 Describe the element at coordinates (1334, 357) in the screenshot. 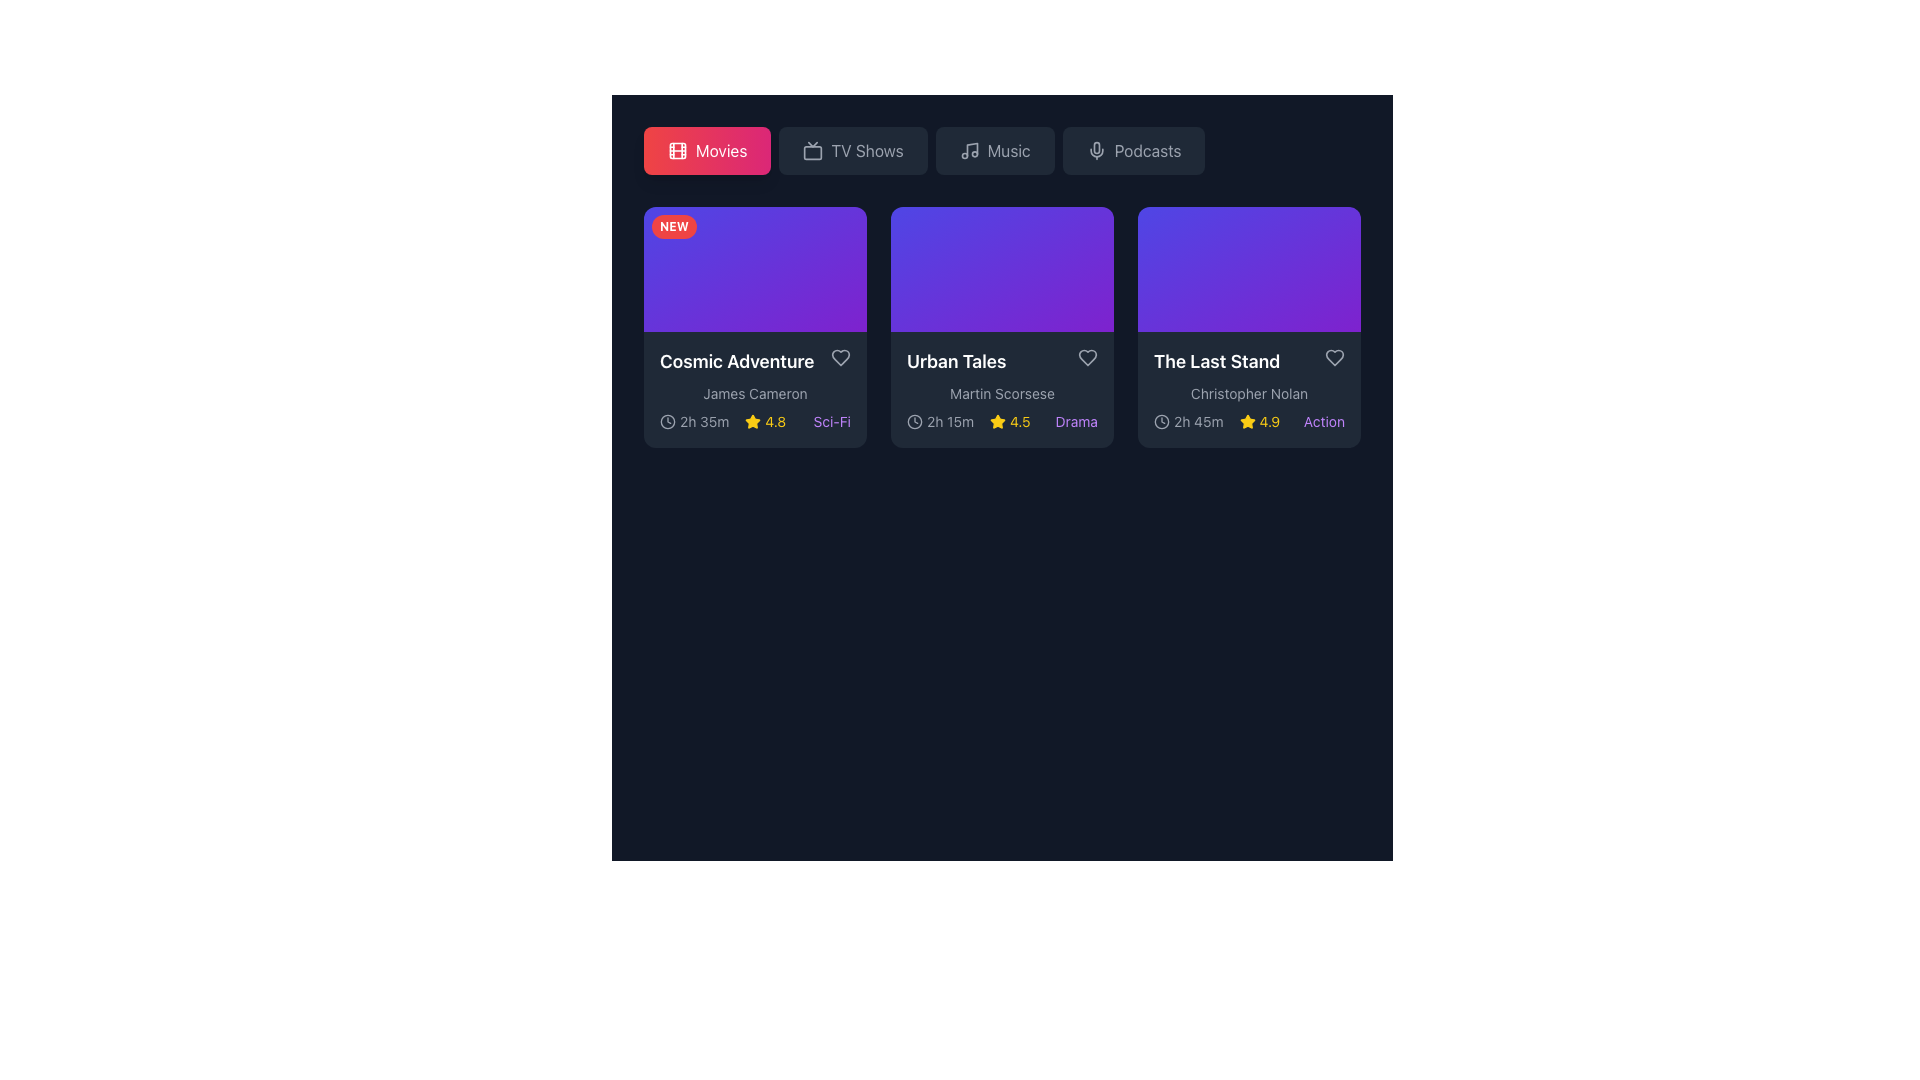

I see `the heart icon located at the top-right corner of the card titled 'The Last Stand' to change its color` at that location.